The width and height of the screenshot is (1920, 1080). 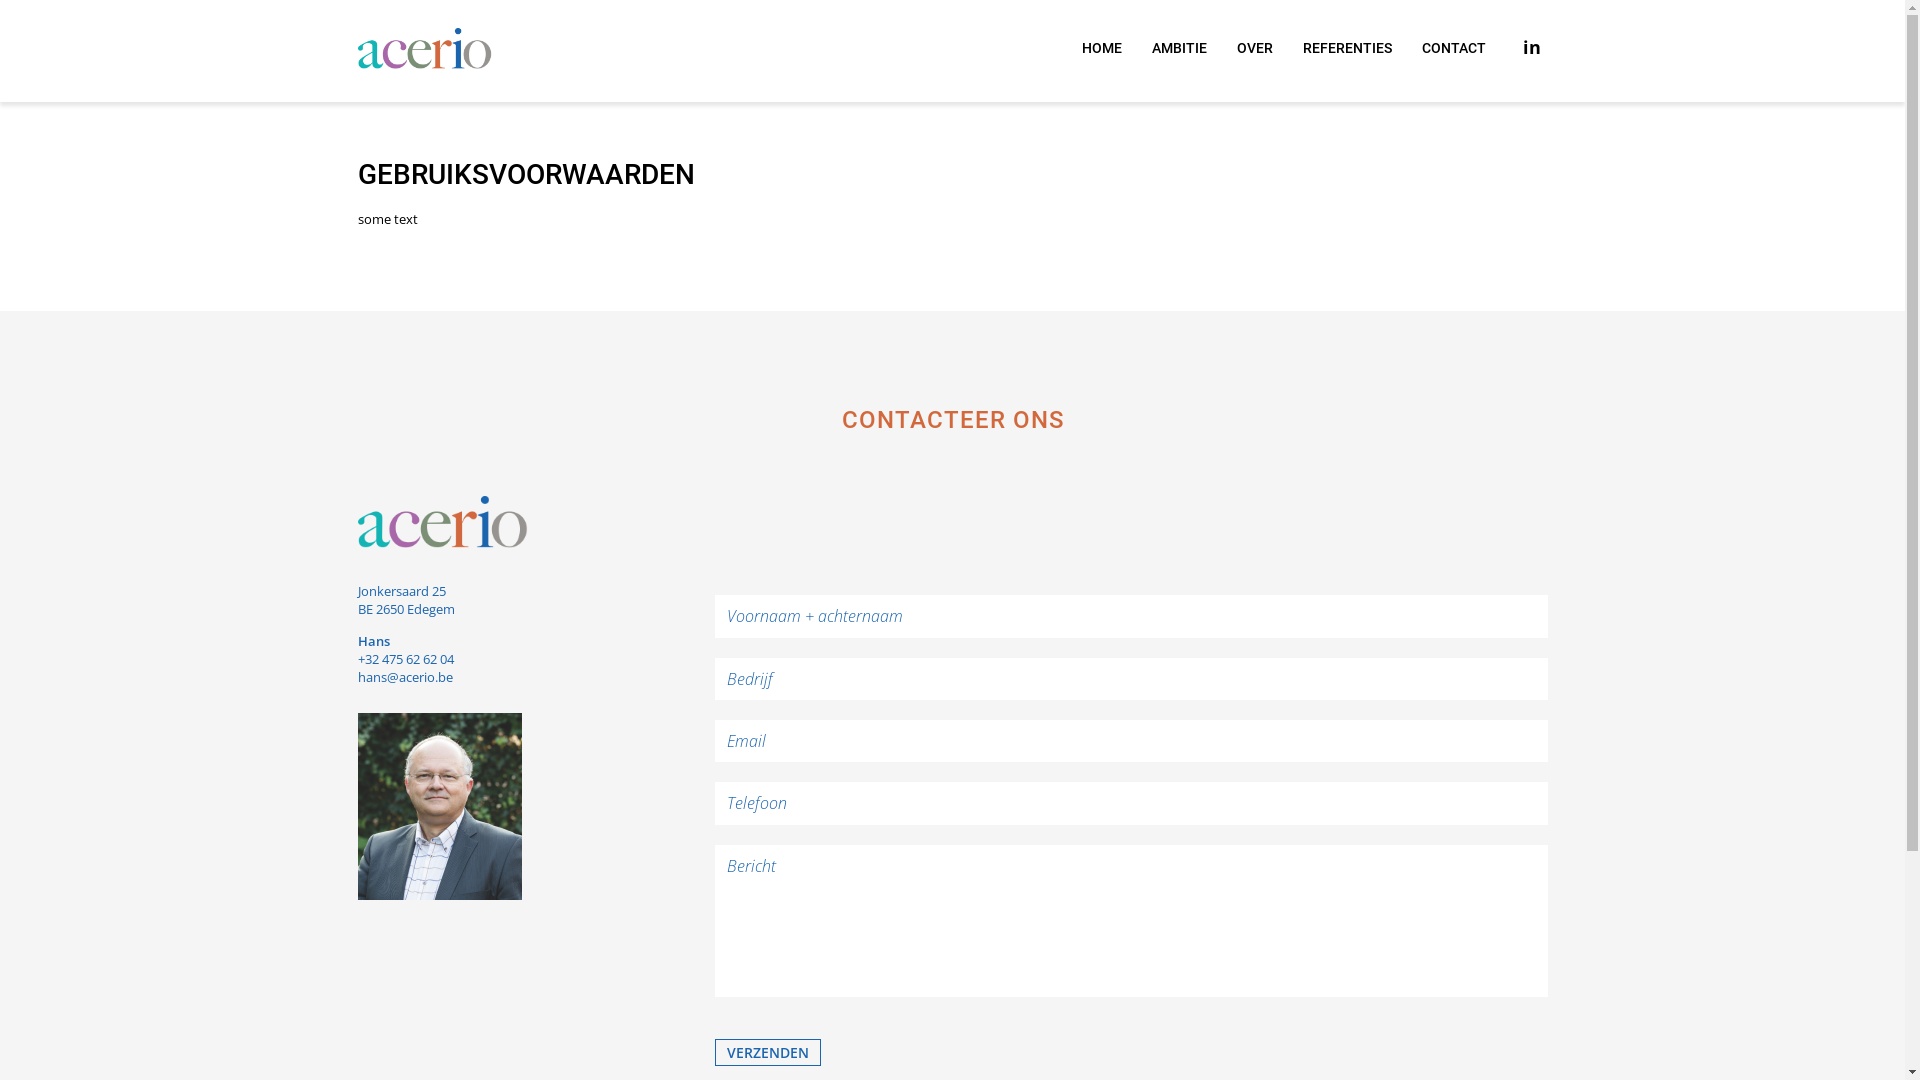 What do you see at coordinates (1530, 45) in the screenshot?
I see `'in'` at bounding box center [1530, 45].